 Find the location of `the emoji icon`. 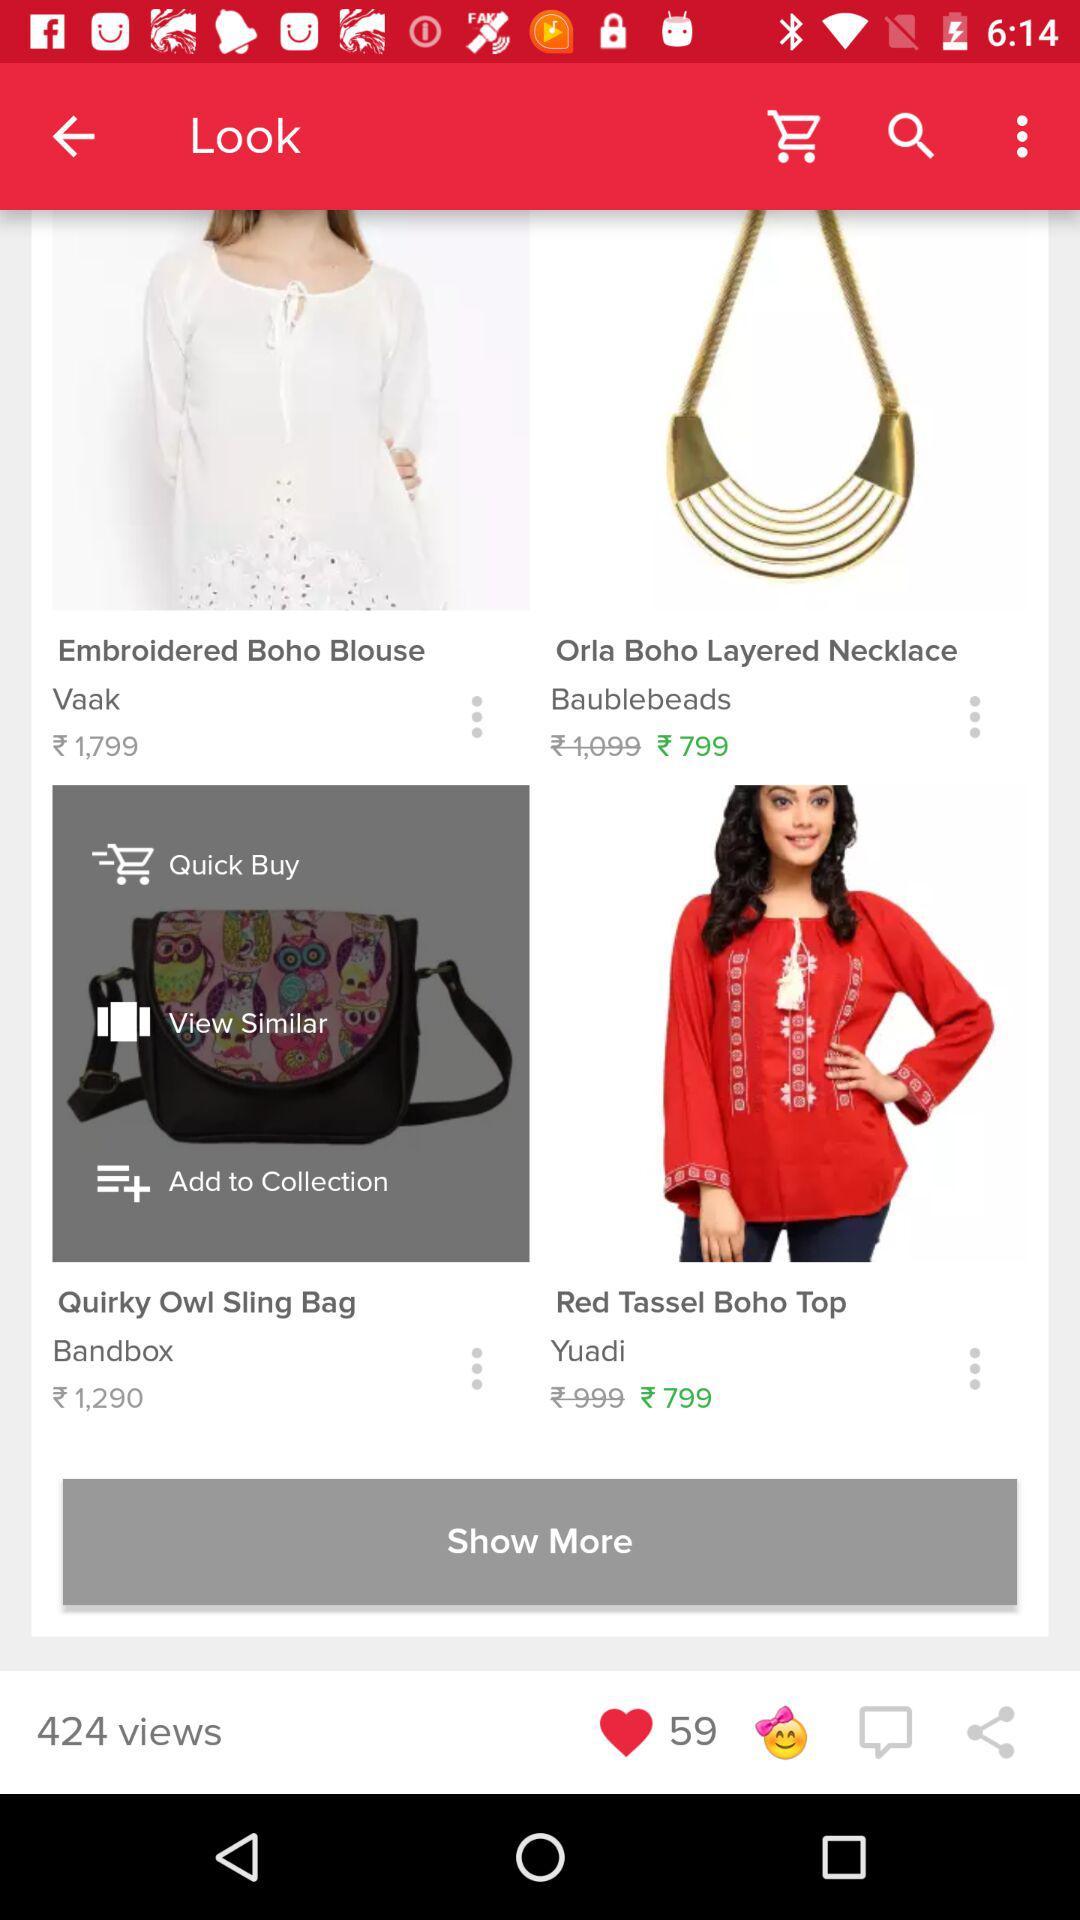

the emoji icon is located at coordinates (779, 1731).